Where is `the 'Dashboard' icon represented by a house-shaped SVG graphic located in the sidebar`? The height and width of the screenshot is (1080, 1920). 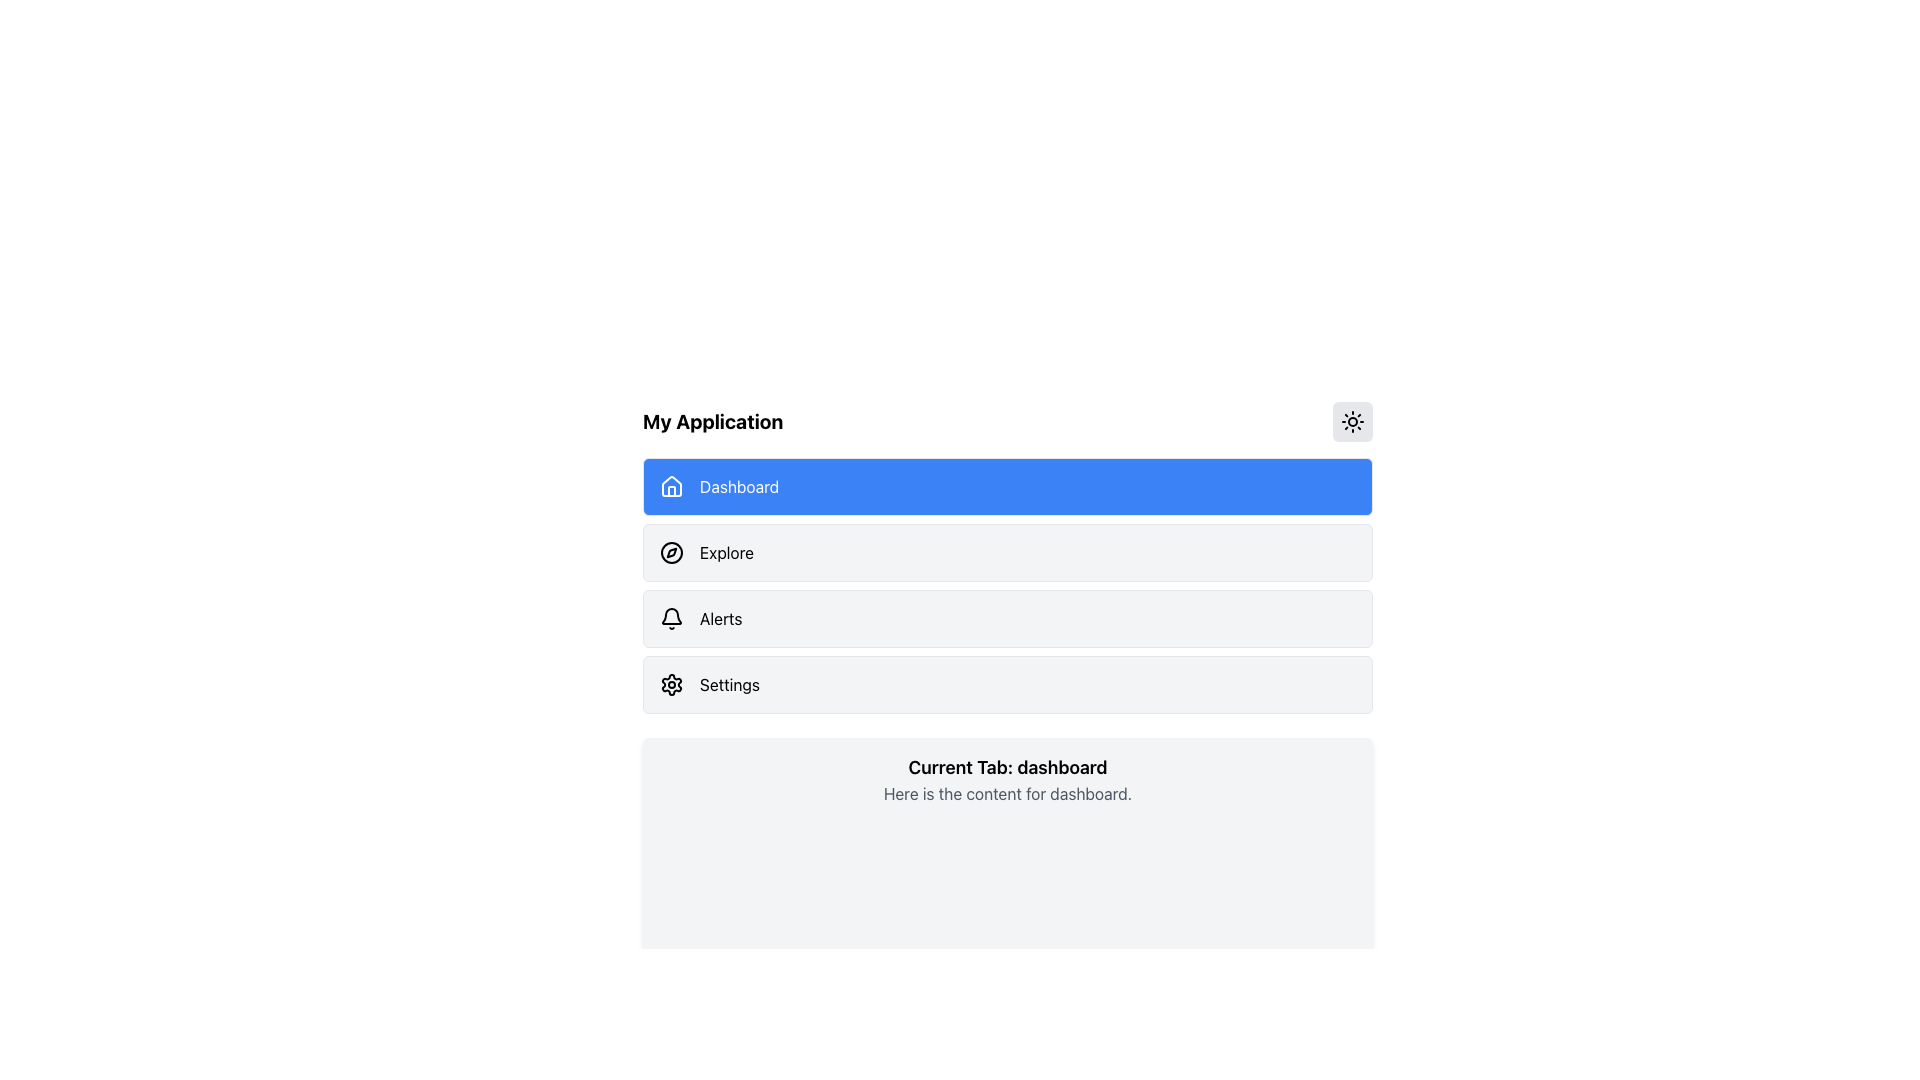 the 'Dashboard' icon represented by a house-shaped SVG graphic located in the sidebar is located at coordinates (672, 486).